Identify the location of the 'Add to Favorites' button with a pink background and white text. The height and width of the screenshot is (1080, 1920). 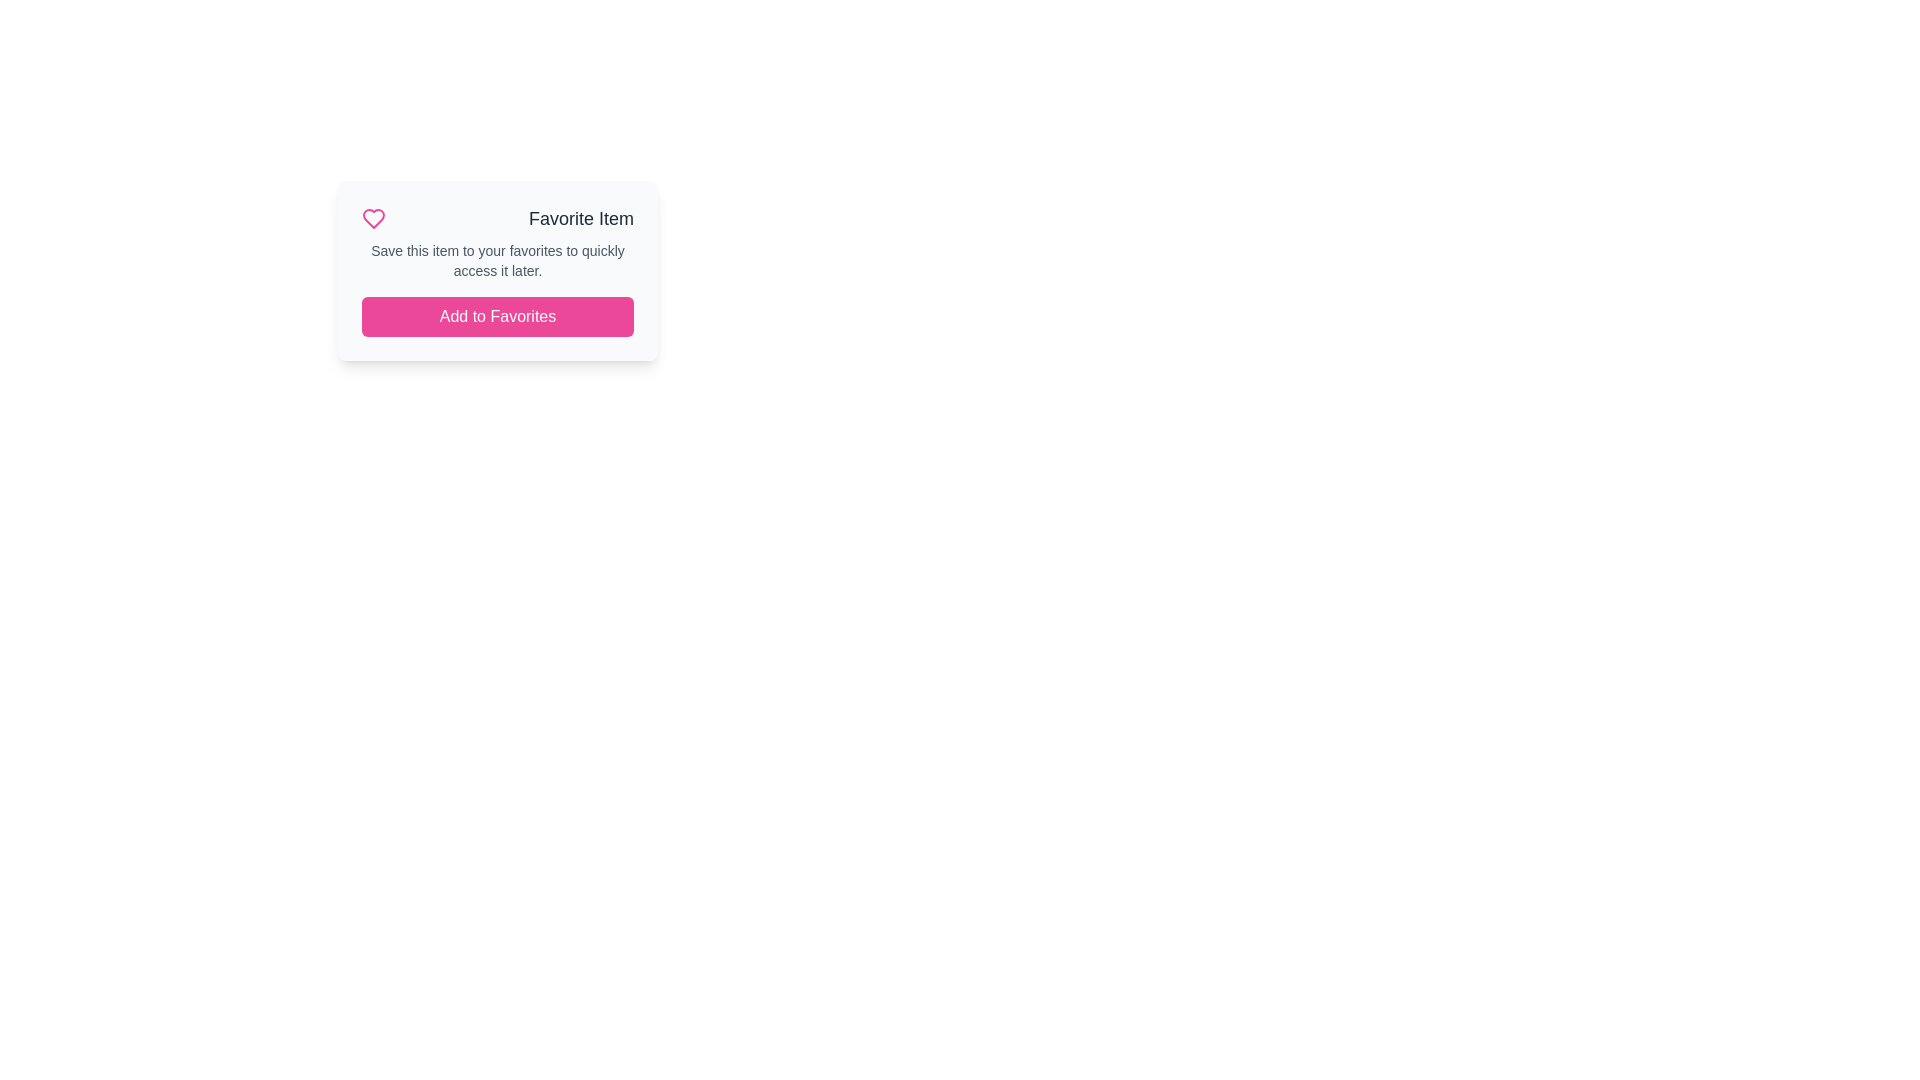
(498, 315).